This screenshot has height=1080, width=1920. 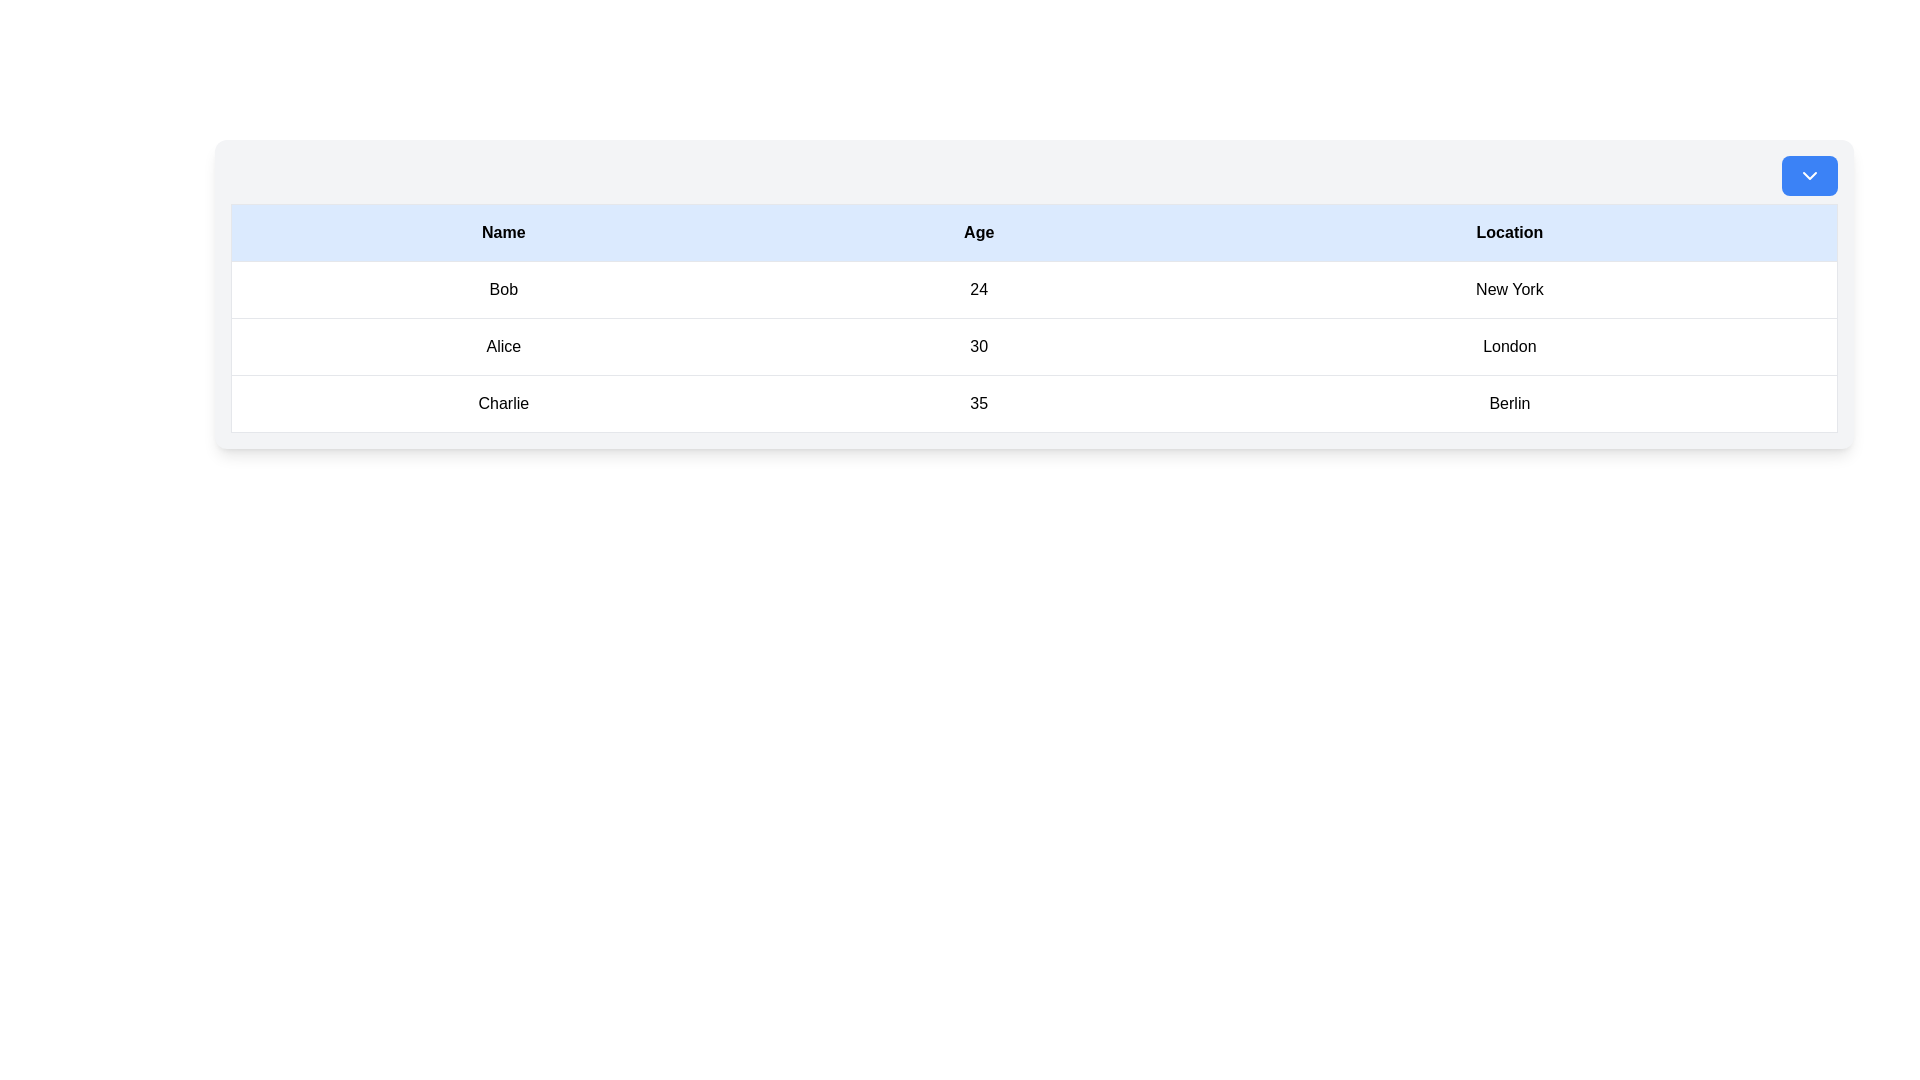 I want to click on text displayed in the first column of the user information table, which contains the name 'Bob', so click(x=503, y=289).